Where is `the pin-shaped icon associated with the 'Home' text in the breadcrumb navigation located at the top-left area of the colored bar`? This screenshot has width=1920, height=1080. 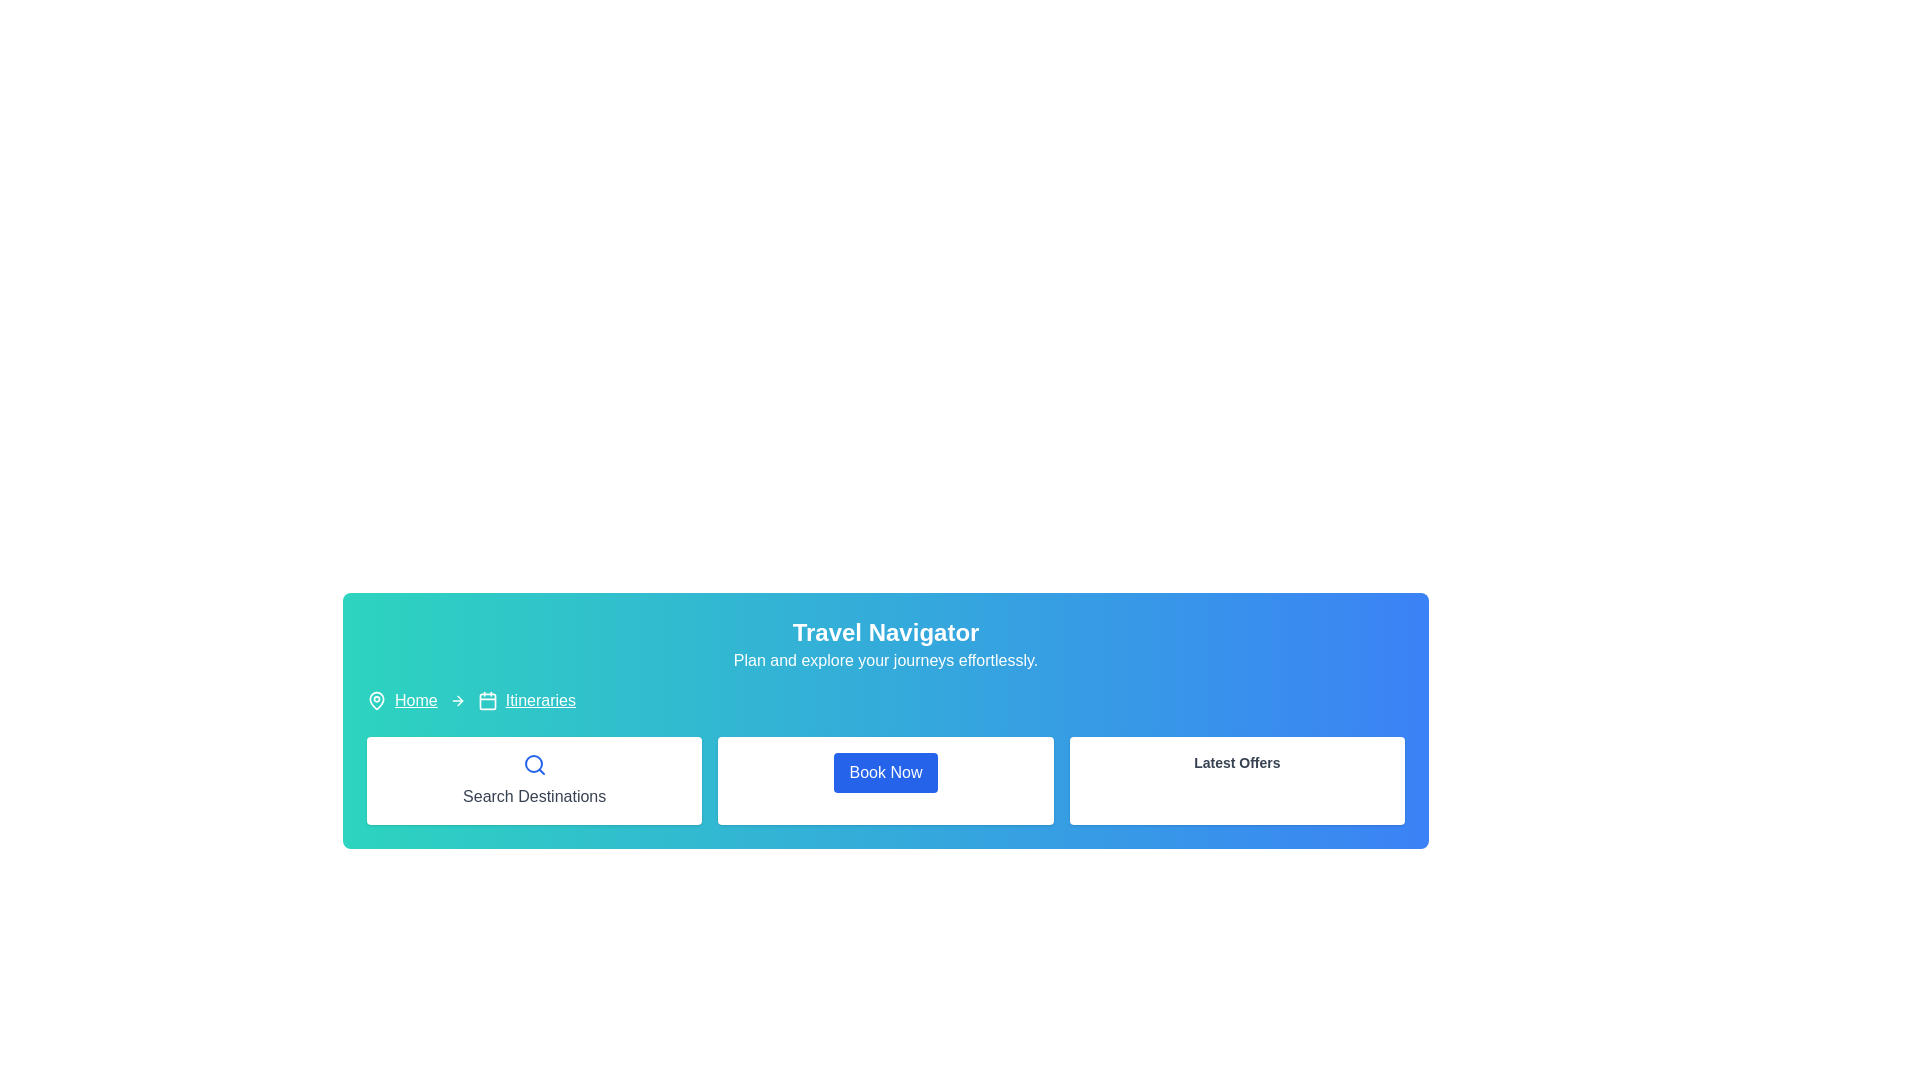
the pin-shaped icon associated with the 'Home' text in the breadcrumb navigation located at the top-left area of the colored bar is located at coordinates (377, 700).